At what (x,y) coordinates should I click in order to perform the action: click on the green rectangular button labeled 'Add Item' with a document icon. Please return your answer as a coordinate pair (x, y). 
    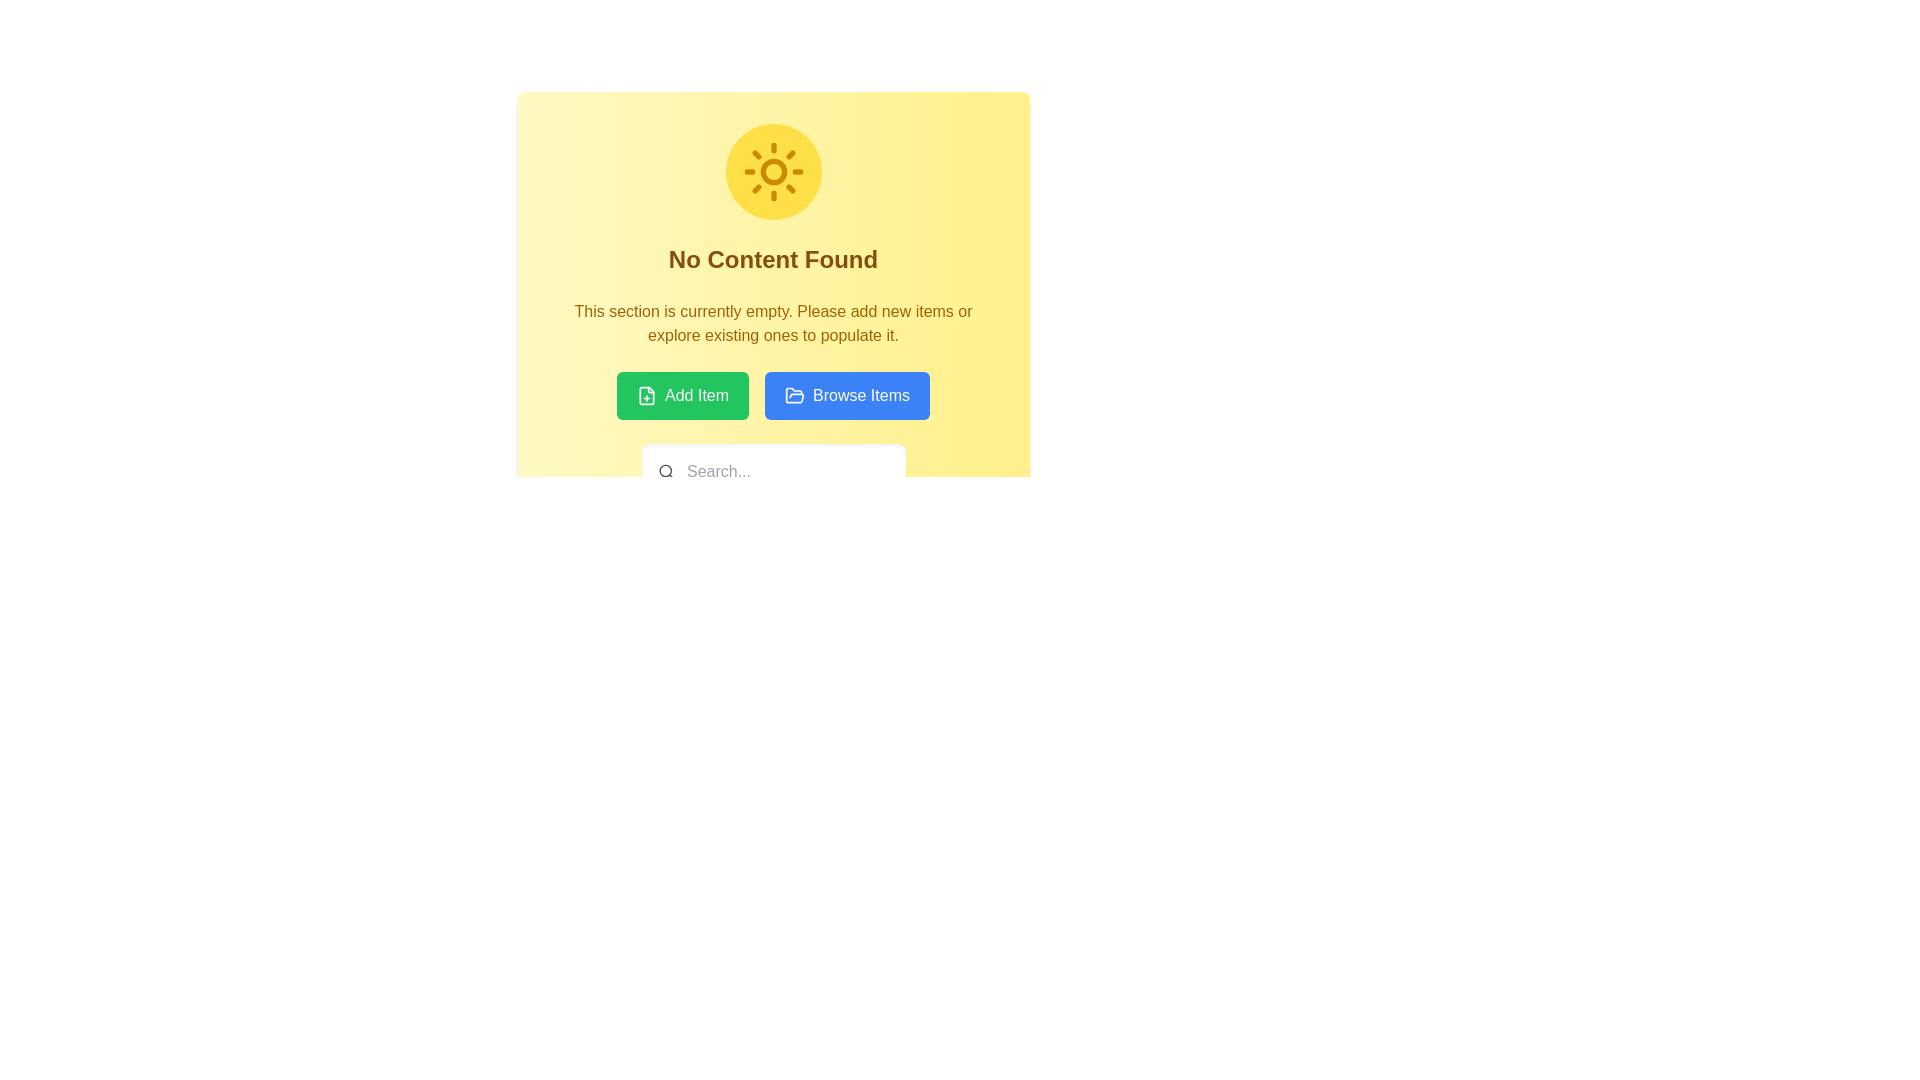
    Looking at the image, I should click on (682, 396).